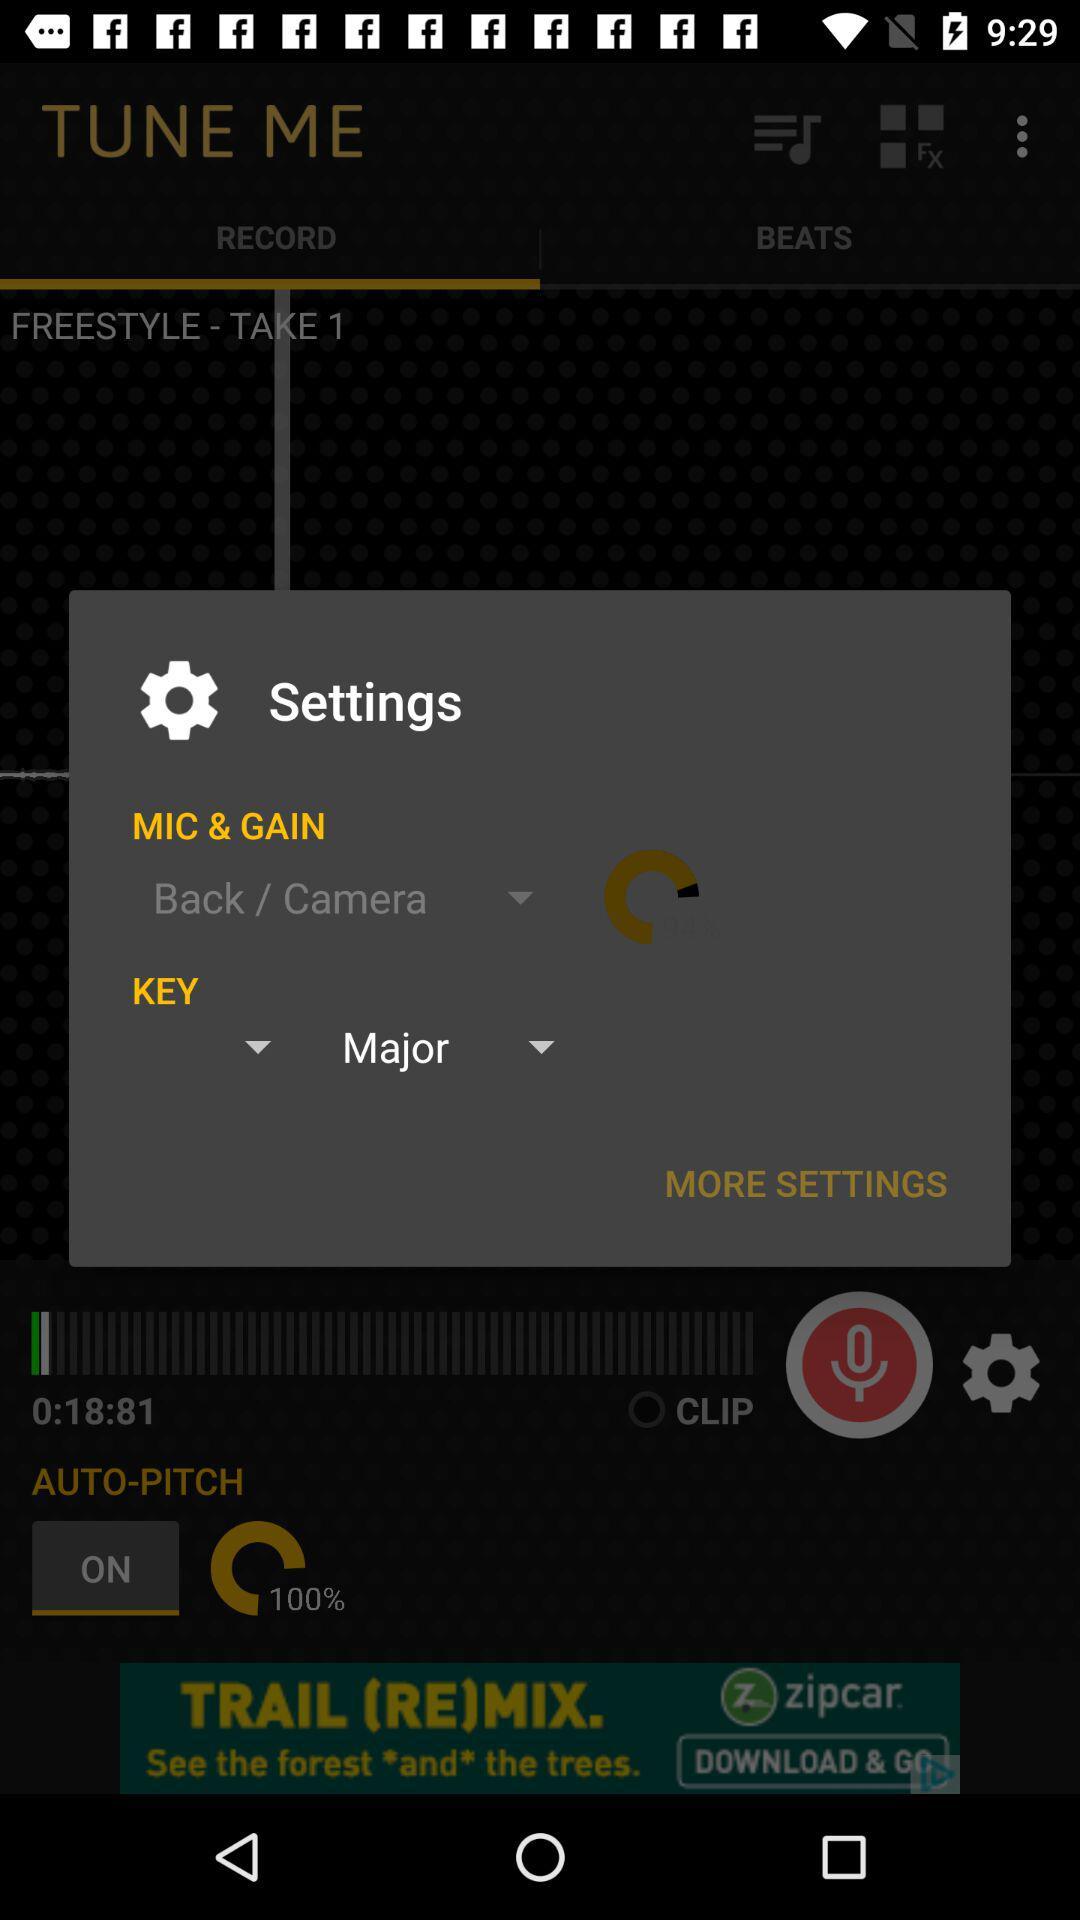 Image resolution: width=1080 pixels, height=1920 pixels. Describe the element at coordinates (785, 135) in the screenshot. I see `app to the right of record` at that location.